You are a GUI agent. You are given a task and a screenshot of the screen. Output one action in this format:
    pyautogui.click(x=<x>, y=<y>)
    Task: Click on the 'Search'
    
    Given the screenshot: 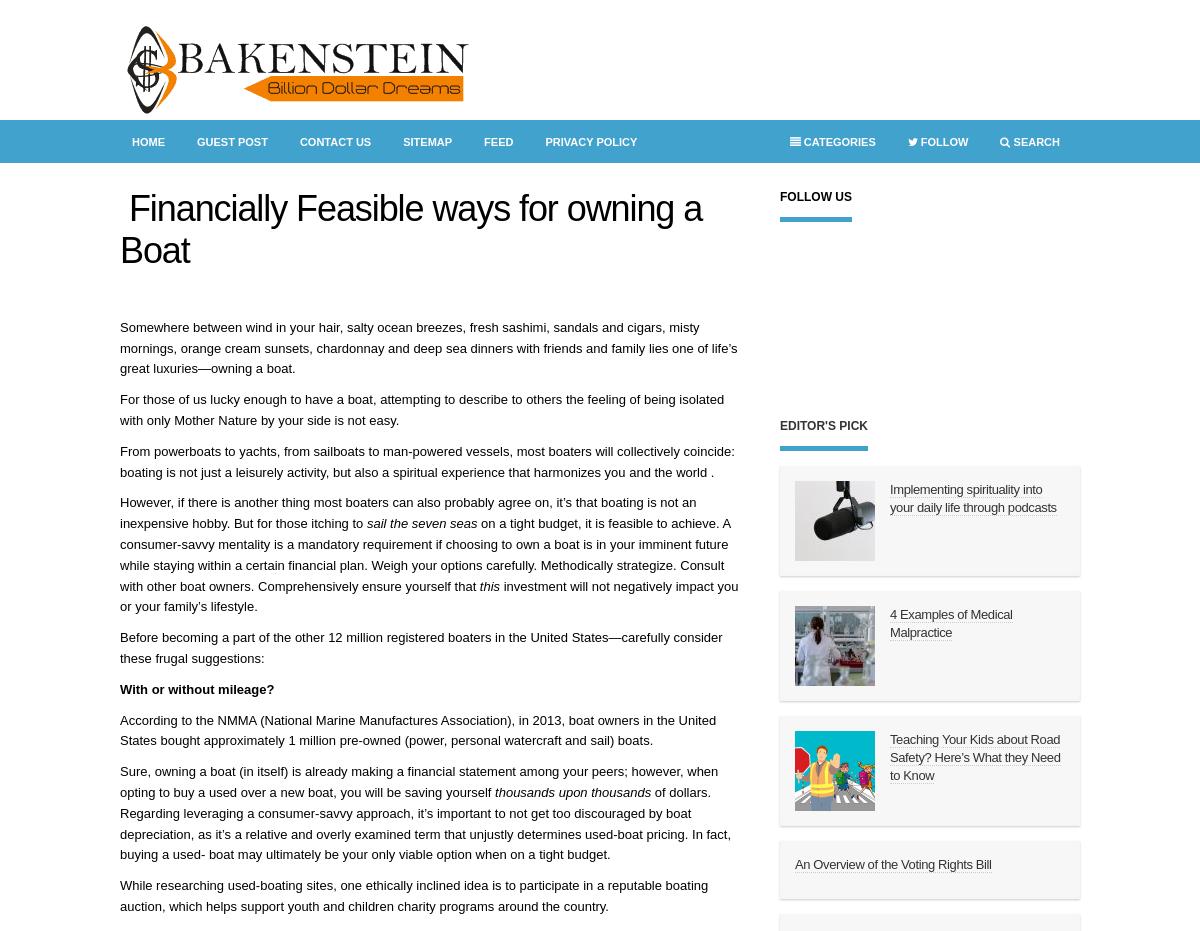 What is the action you would take?
    pyautogui.click(x=1035, y=140)
    